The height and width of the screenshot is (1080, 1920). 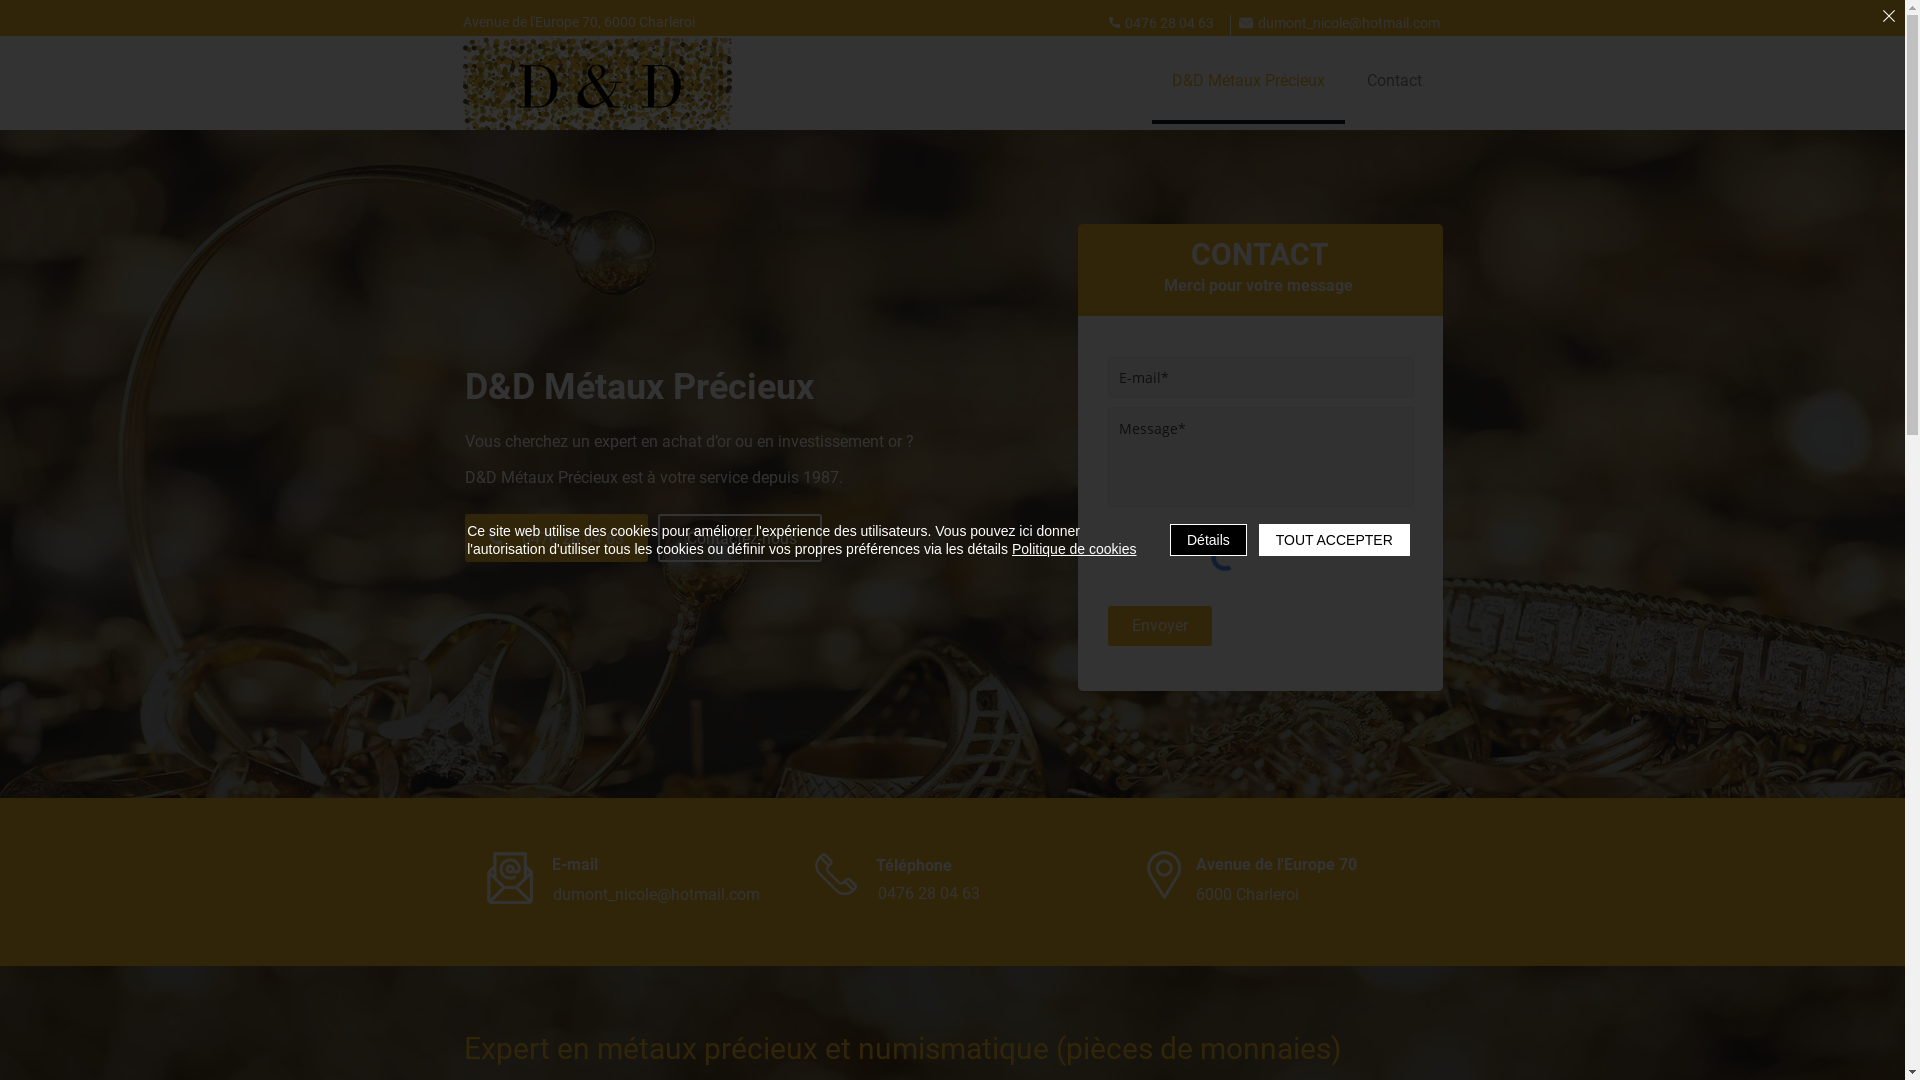 What do you see at coordinates (1160, 624) in the screenshot?
I see `'Envoyer'` at bounding box center [1160, 624].